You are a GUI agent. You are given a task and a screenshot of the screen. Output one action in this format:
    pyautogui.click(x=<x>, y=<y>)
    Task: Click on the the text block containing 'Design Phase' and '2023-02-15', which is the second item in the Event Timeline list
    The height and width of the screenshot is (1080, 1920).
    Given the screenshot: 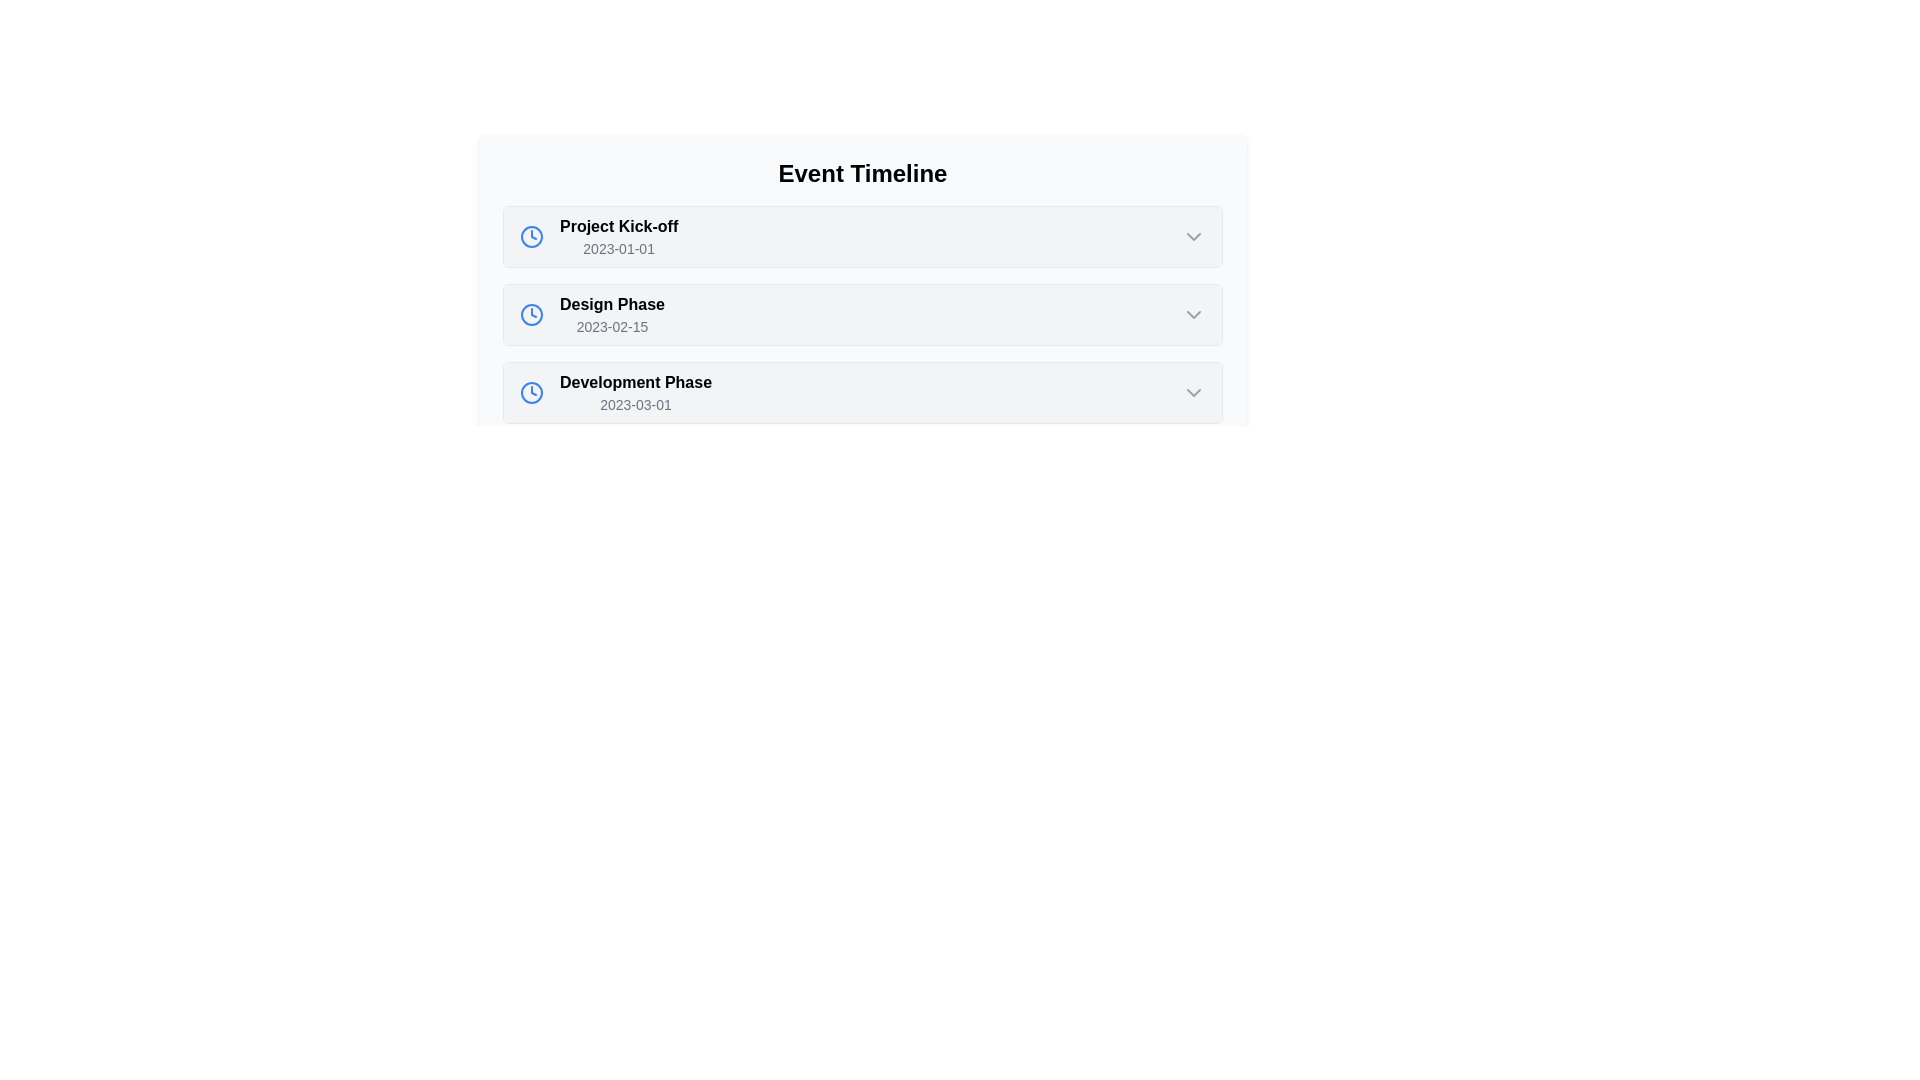 What is the action you would take?
    pyautogui.click(x=611, y=315)
    